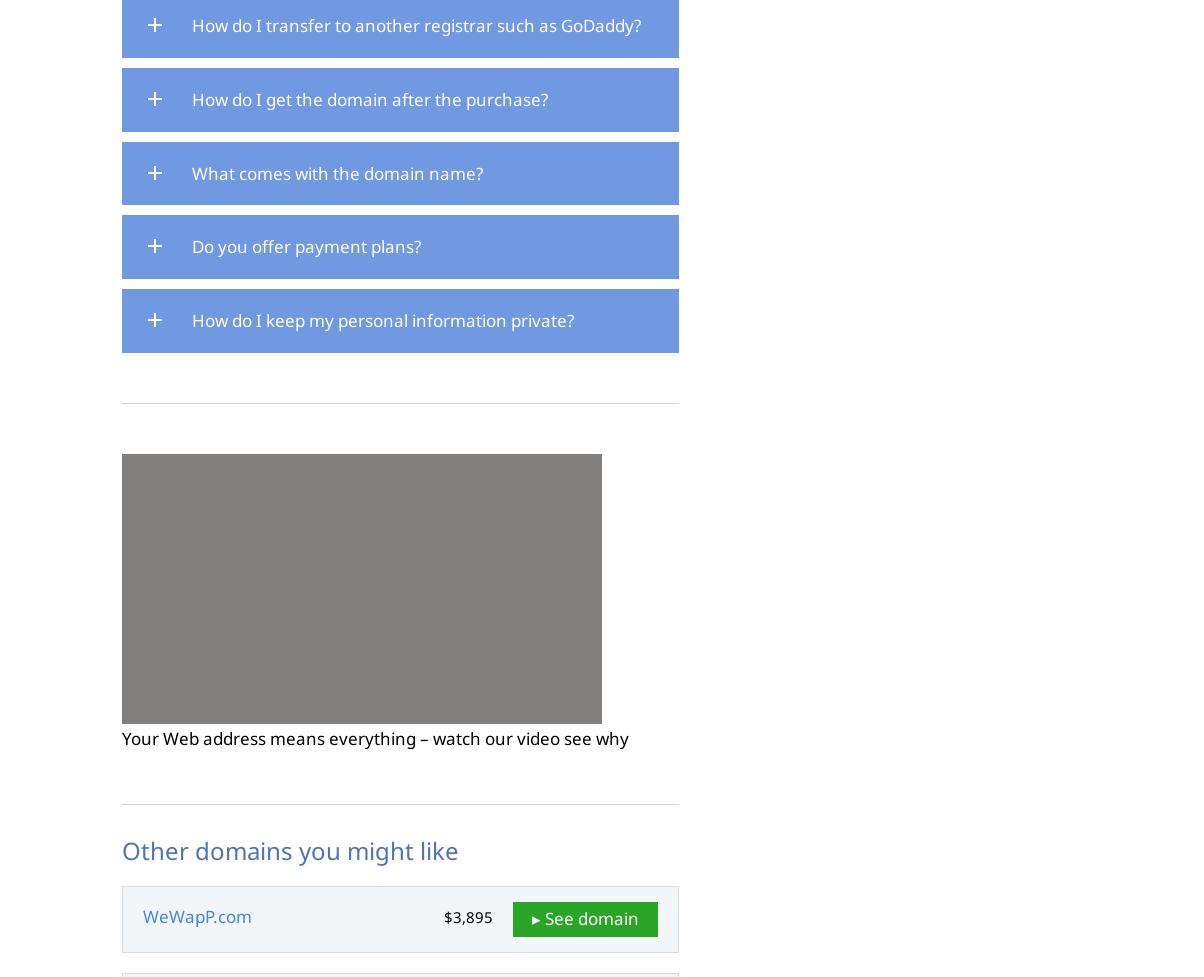 The width and height of the screenshot is (1204, 977). Describe the element at coordinates (382, 319) in the screenshot. I see `'How do I keep my personal information private?'` at that location.